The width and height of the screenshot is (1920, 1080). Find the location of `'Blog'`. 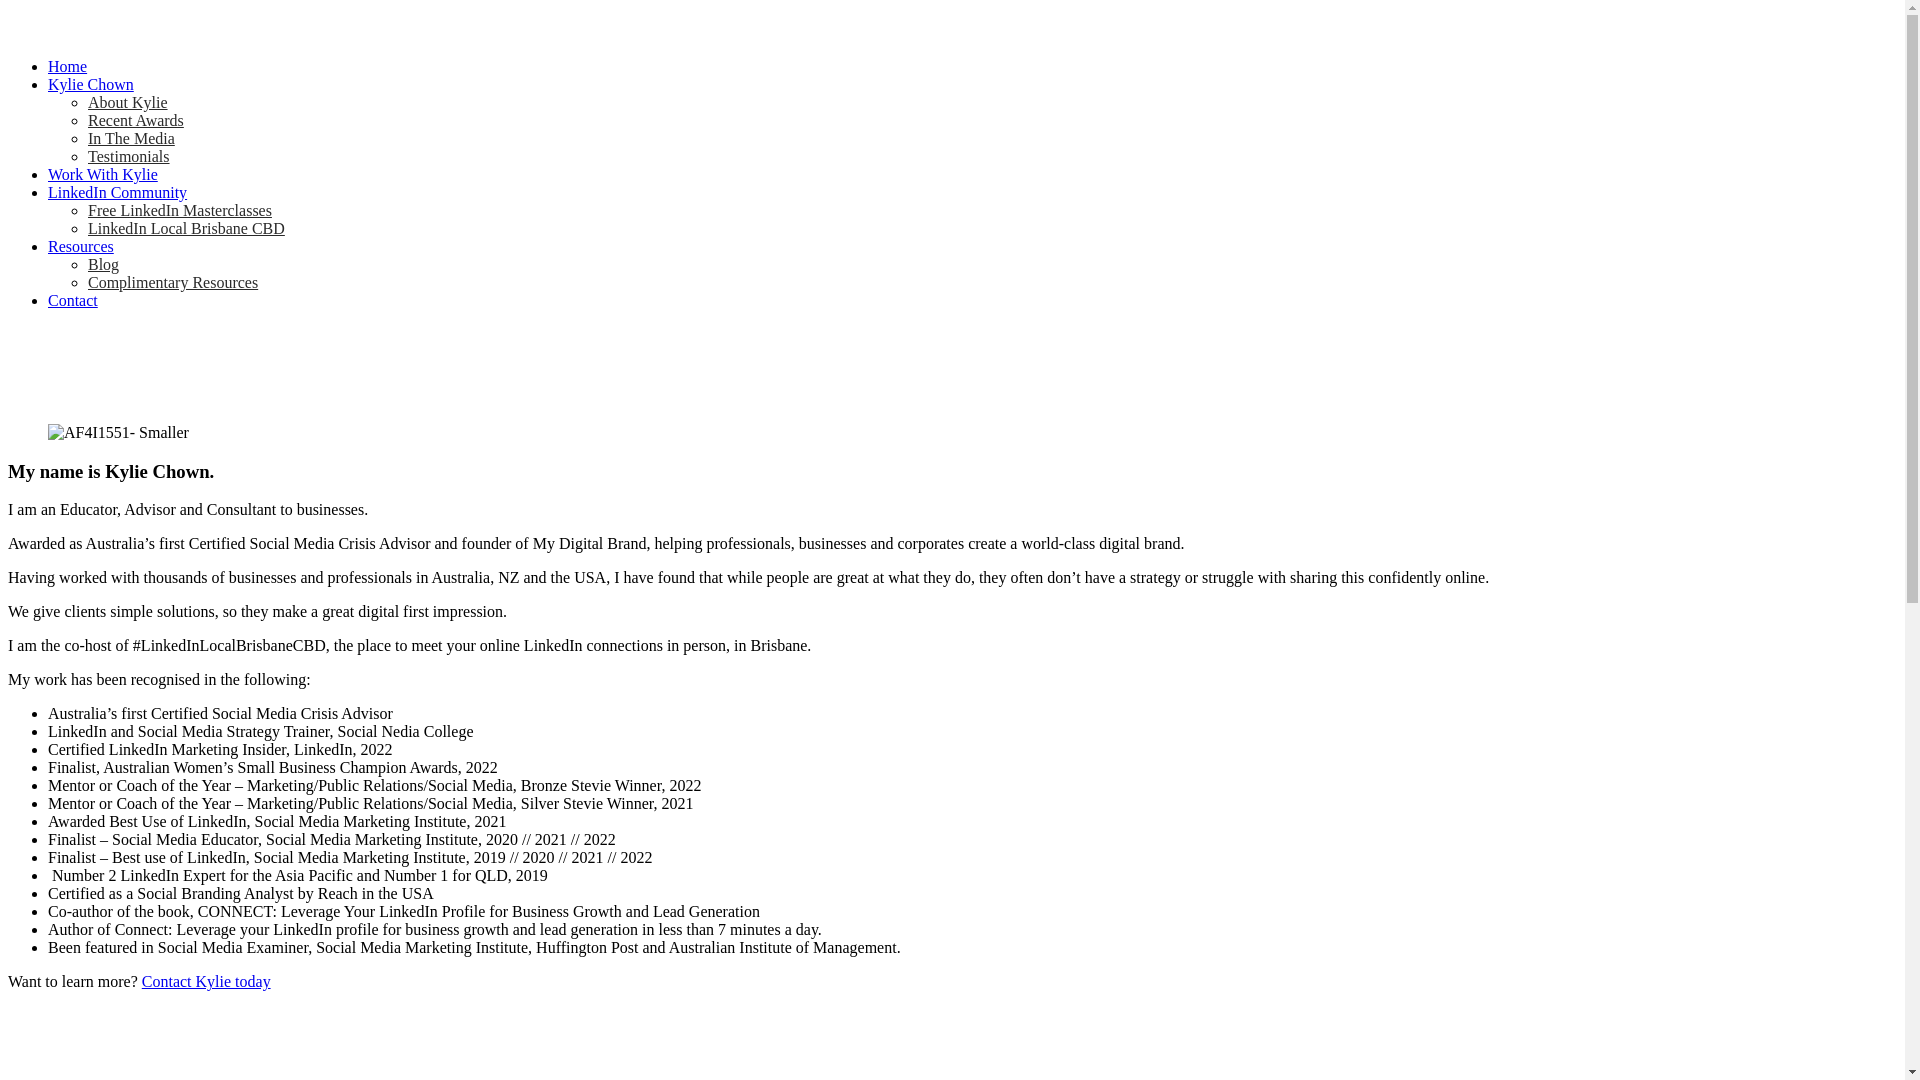

'Blog' is located at coordinates (102, 263).